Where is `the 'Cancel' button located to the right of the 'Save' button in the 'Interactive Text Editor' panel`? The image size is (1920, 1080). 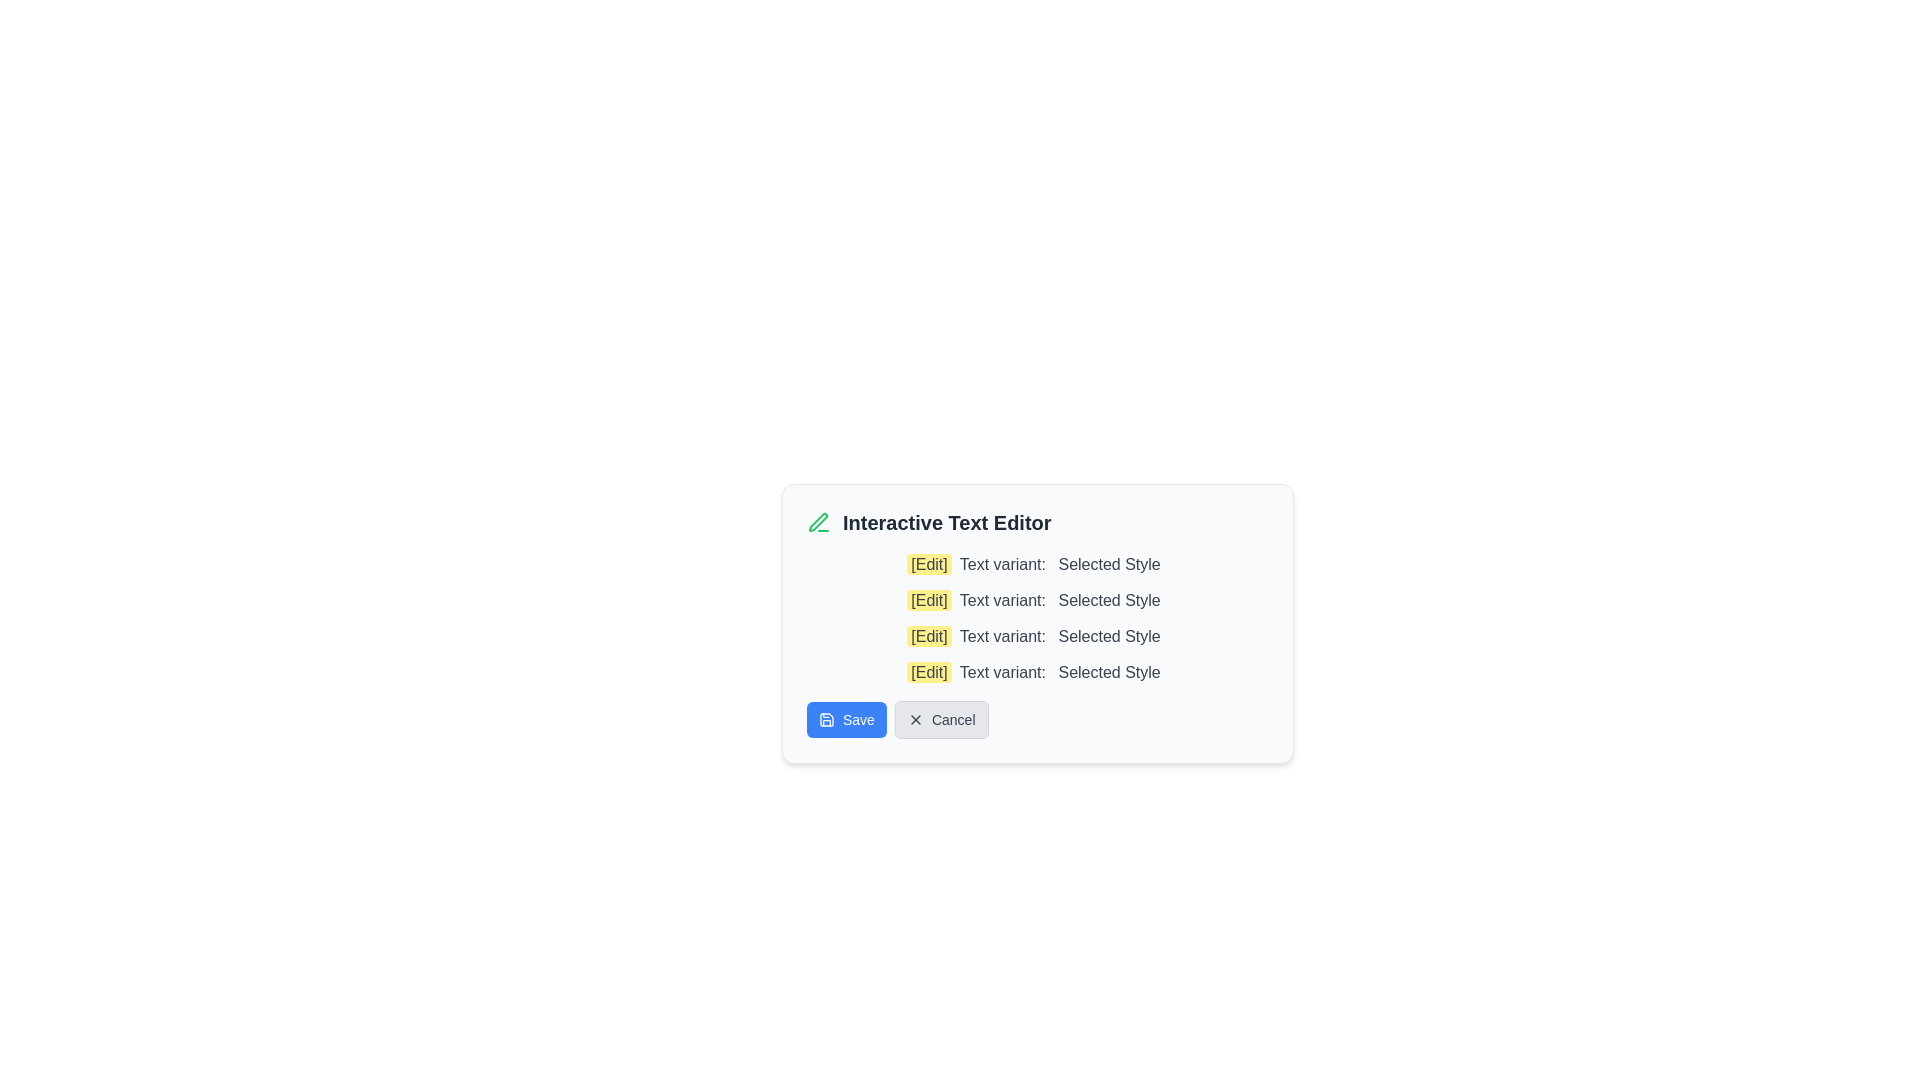
the 'Cancel' button located to the right of the 'Save' button in the 'Interactive Text Editor' panel is located at coordinates (940, 720).